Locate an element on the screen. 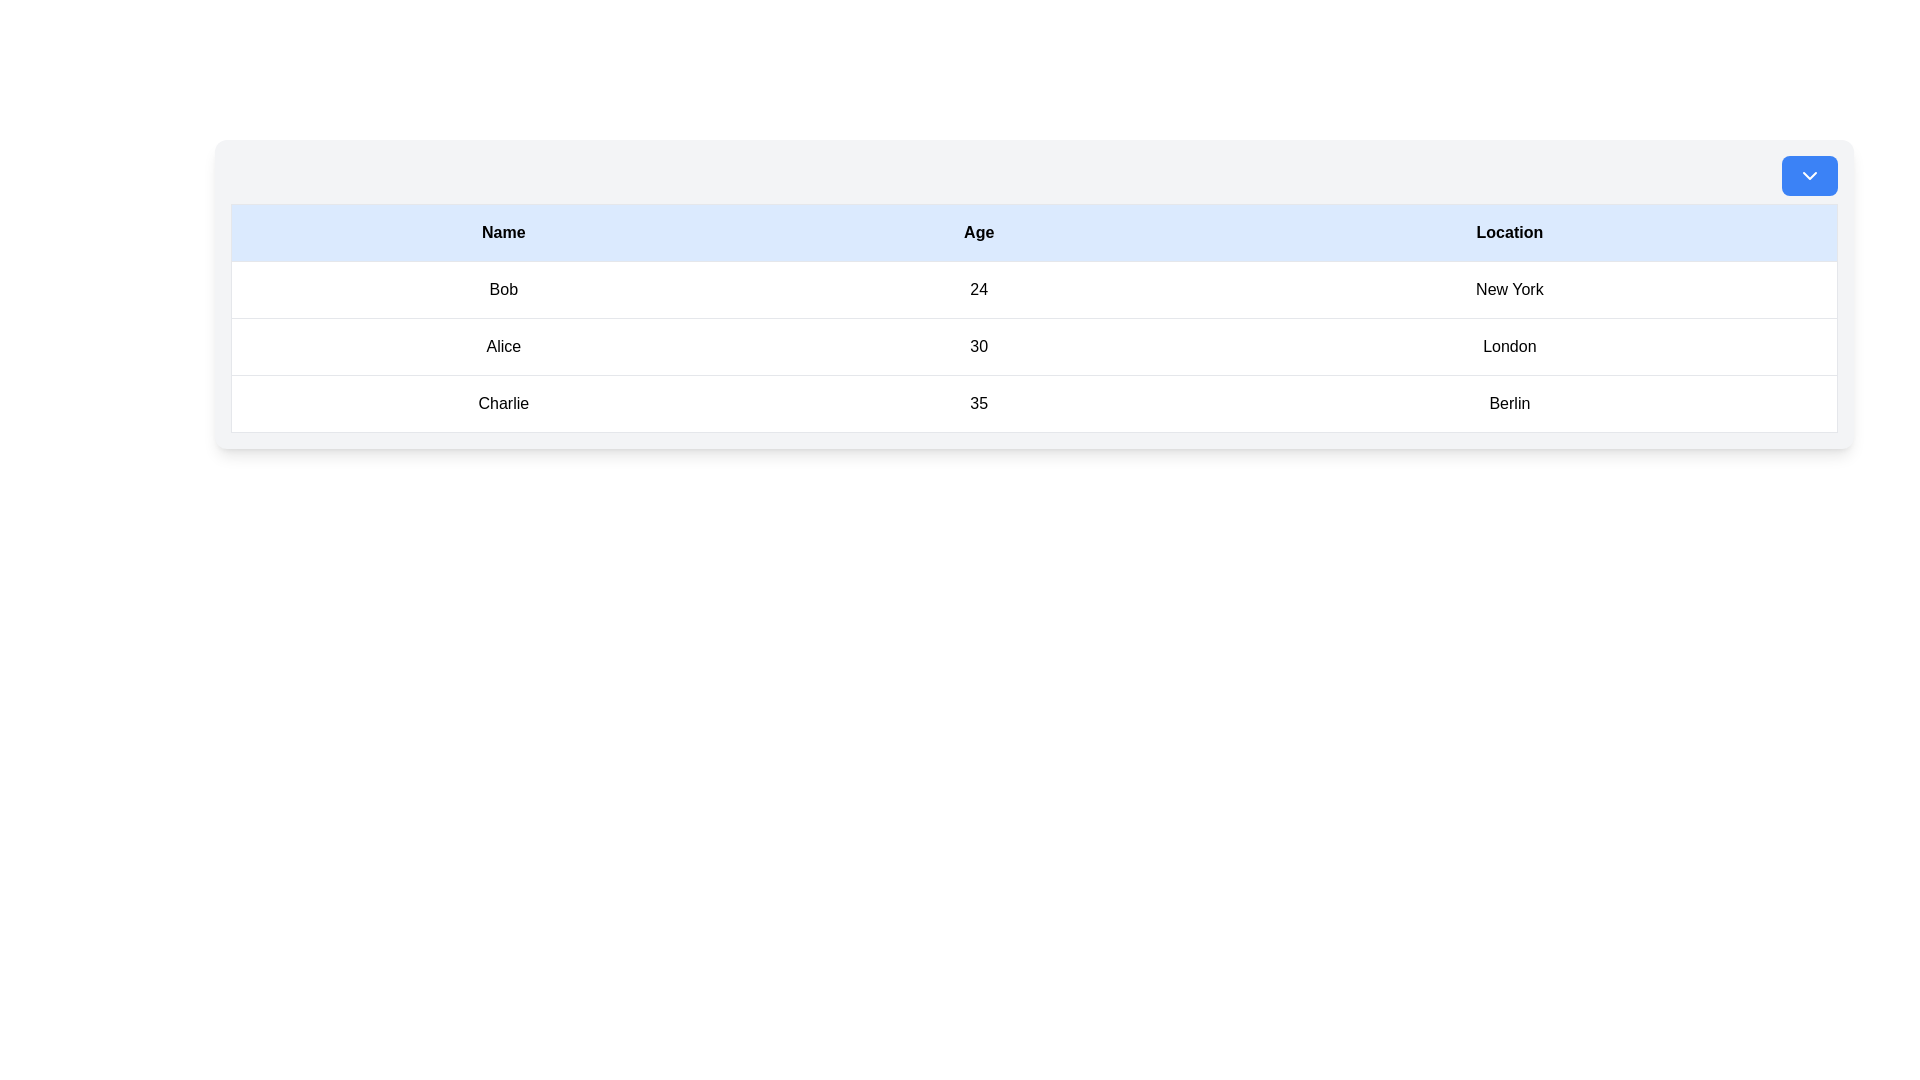 The height and width of the screenshot is (1080, 1920). the 'Age' header cell, which has a light blue background and bold black text, to edit the column name is located at coordinates (979, 231).